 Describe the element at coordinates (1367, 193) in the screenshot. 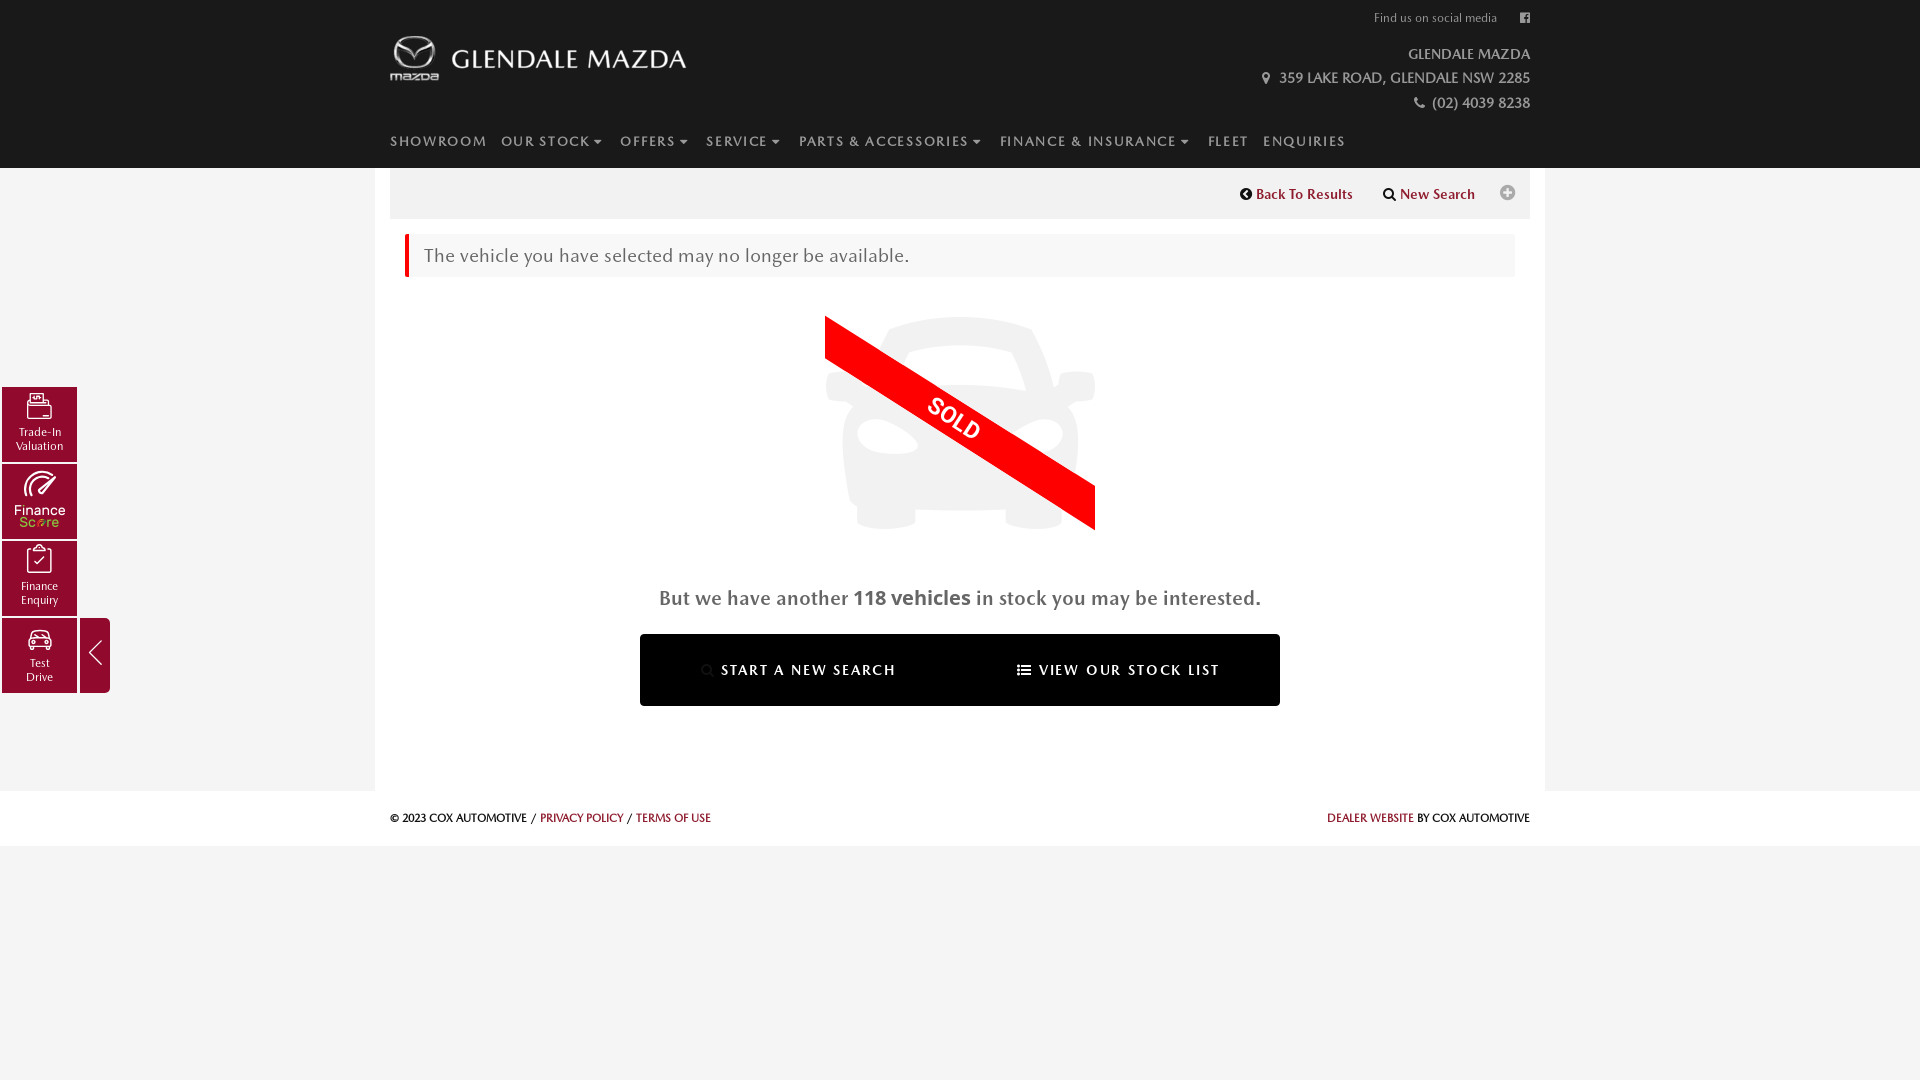

I see `'New Search'` at that location.